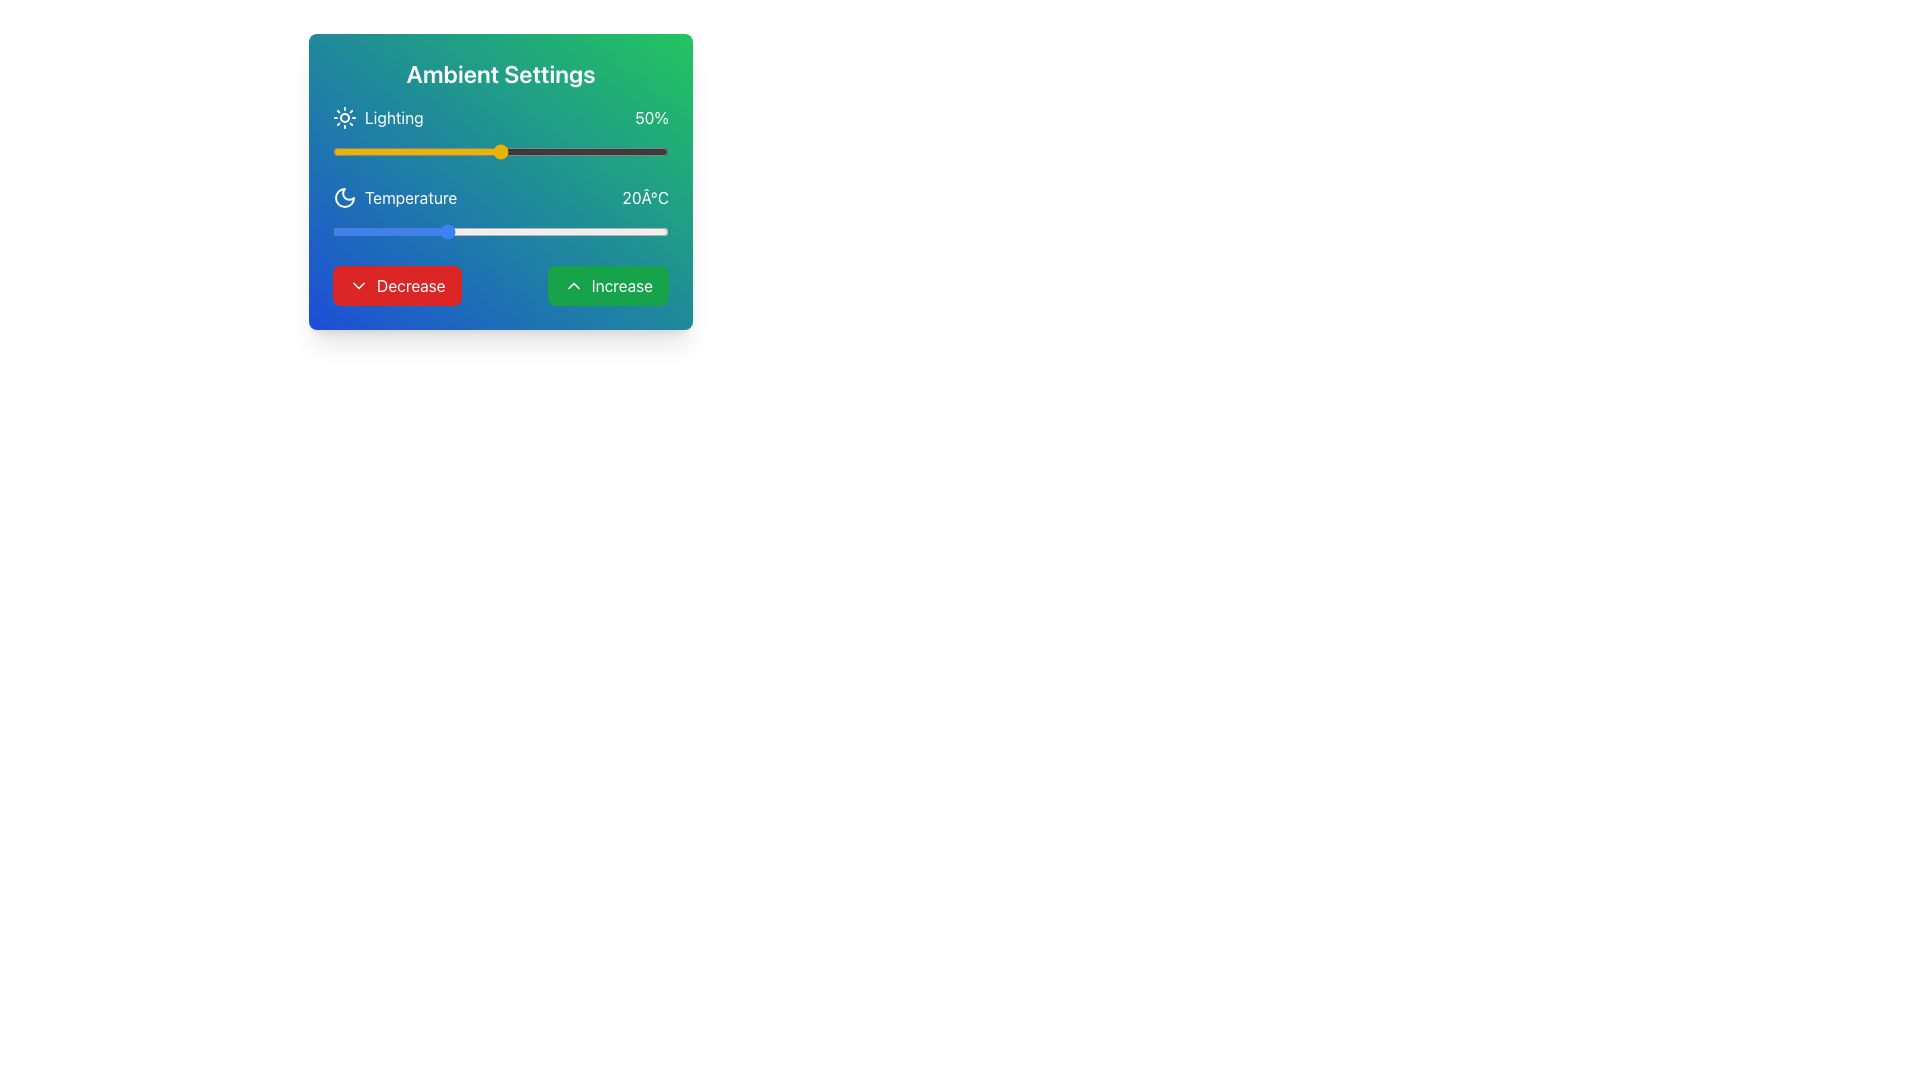 Image resolution: width=1920 pixels, height=1080 pixels. What do you see at coordinates (617, 150) in the screenshot?
I see `the lighting level` at bounding box center [617, 150].